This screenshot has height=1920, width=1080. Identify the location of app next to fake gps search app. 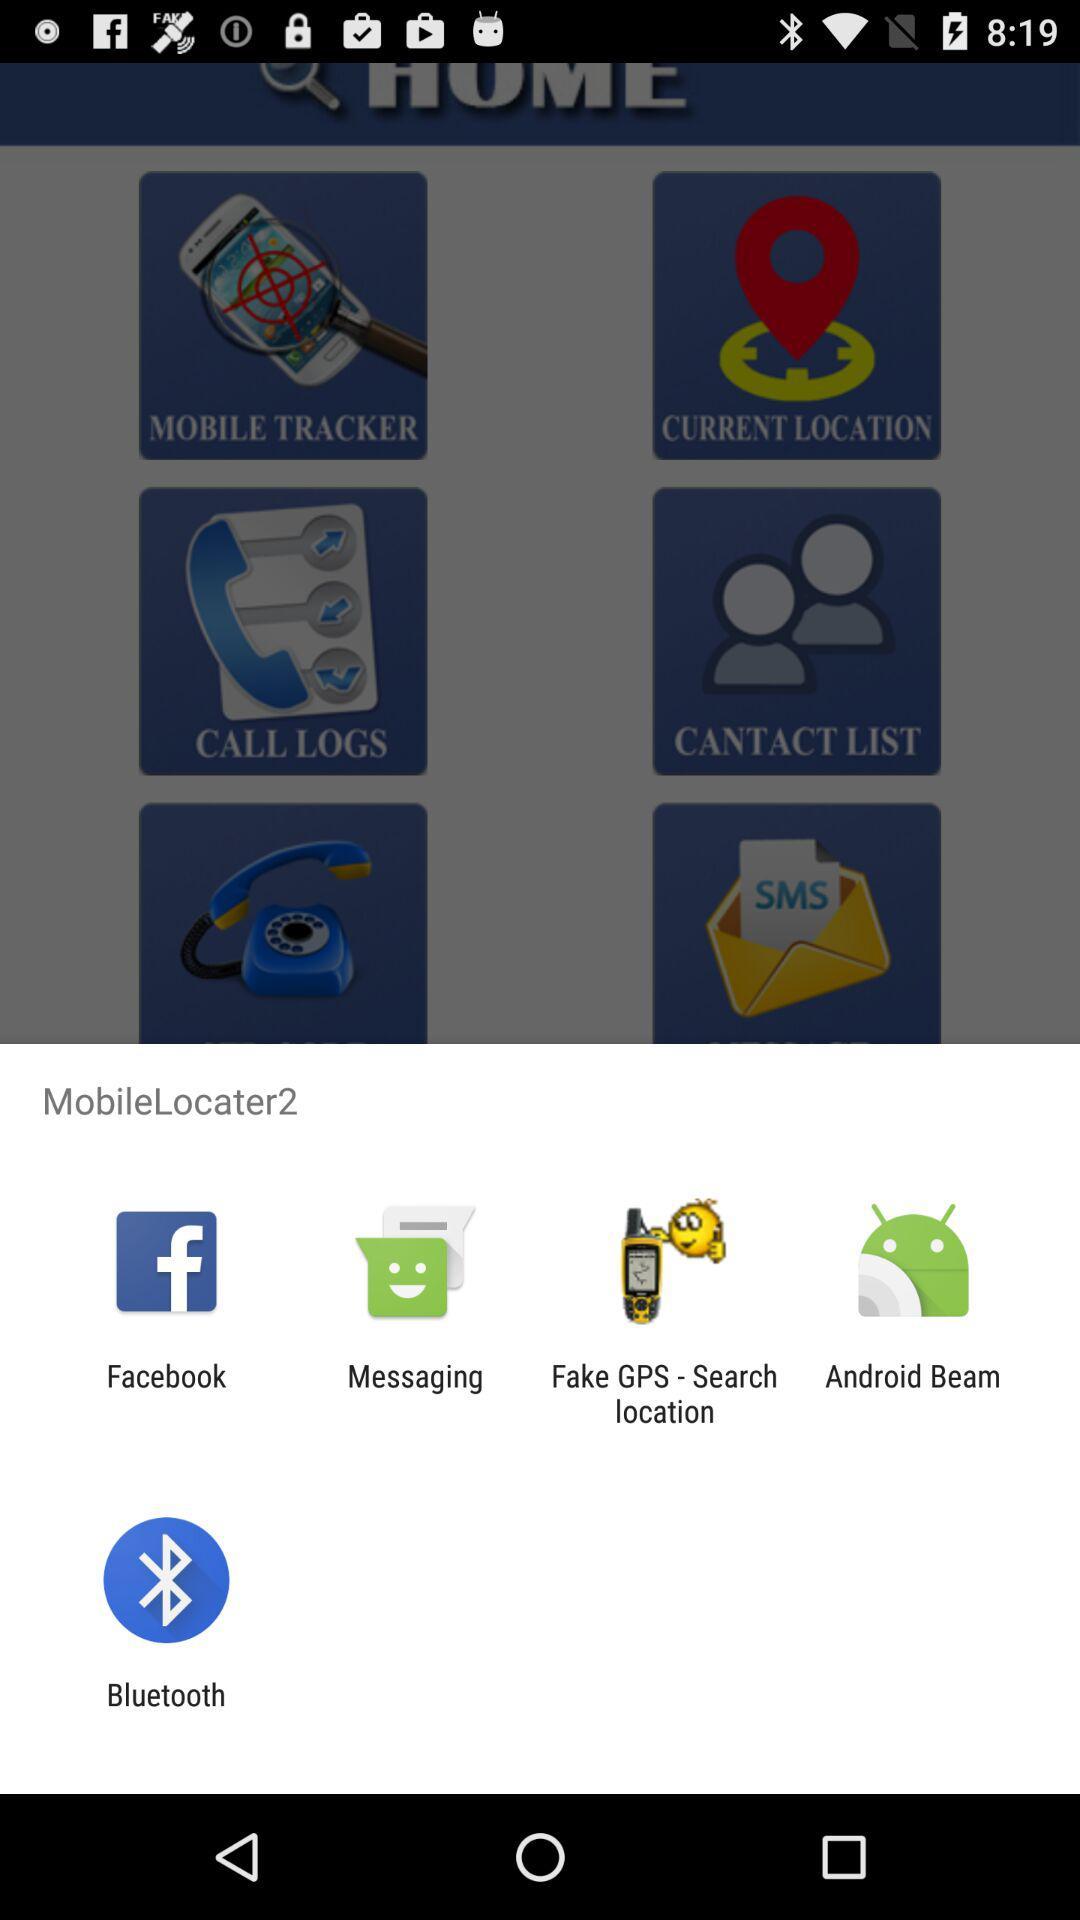
(913, 1392).